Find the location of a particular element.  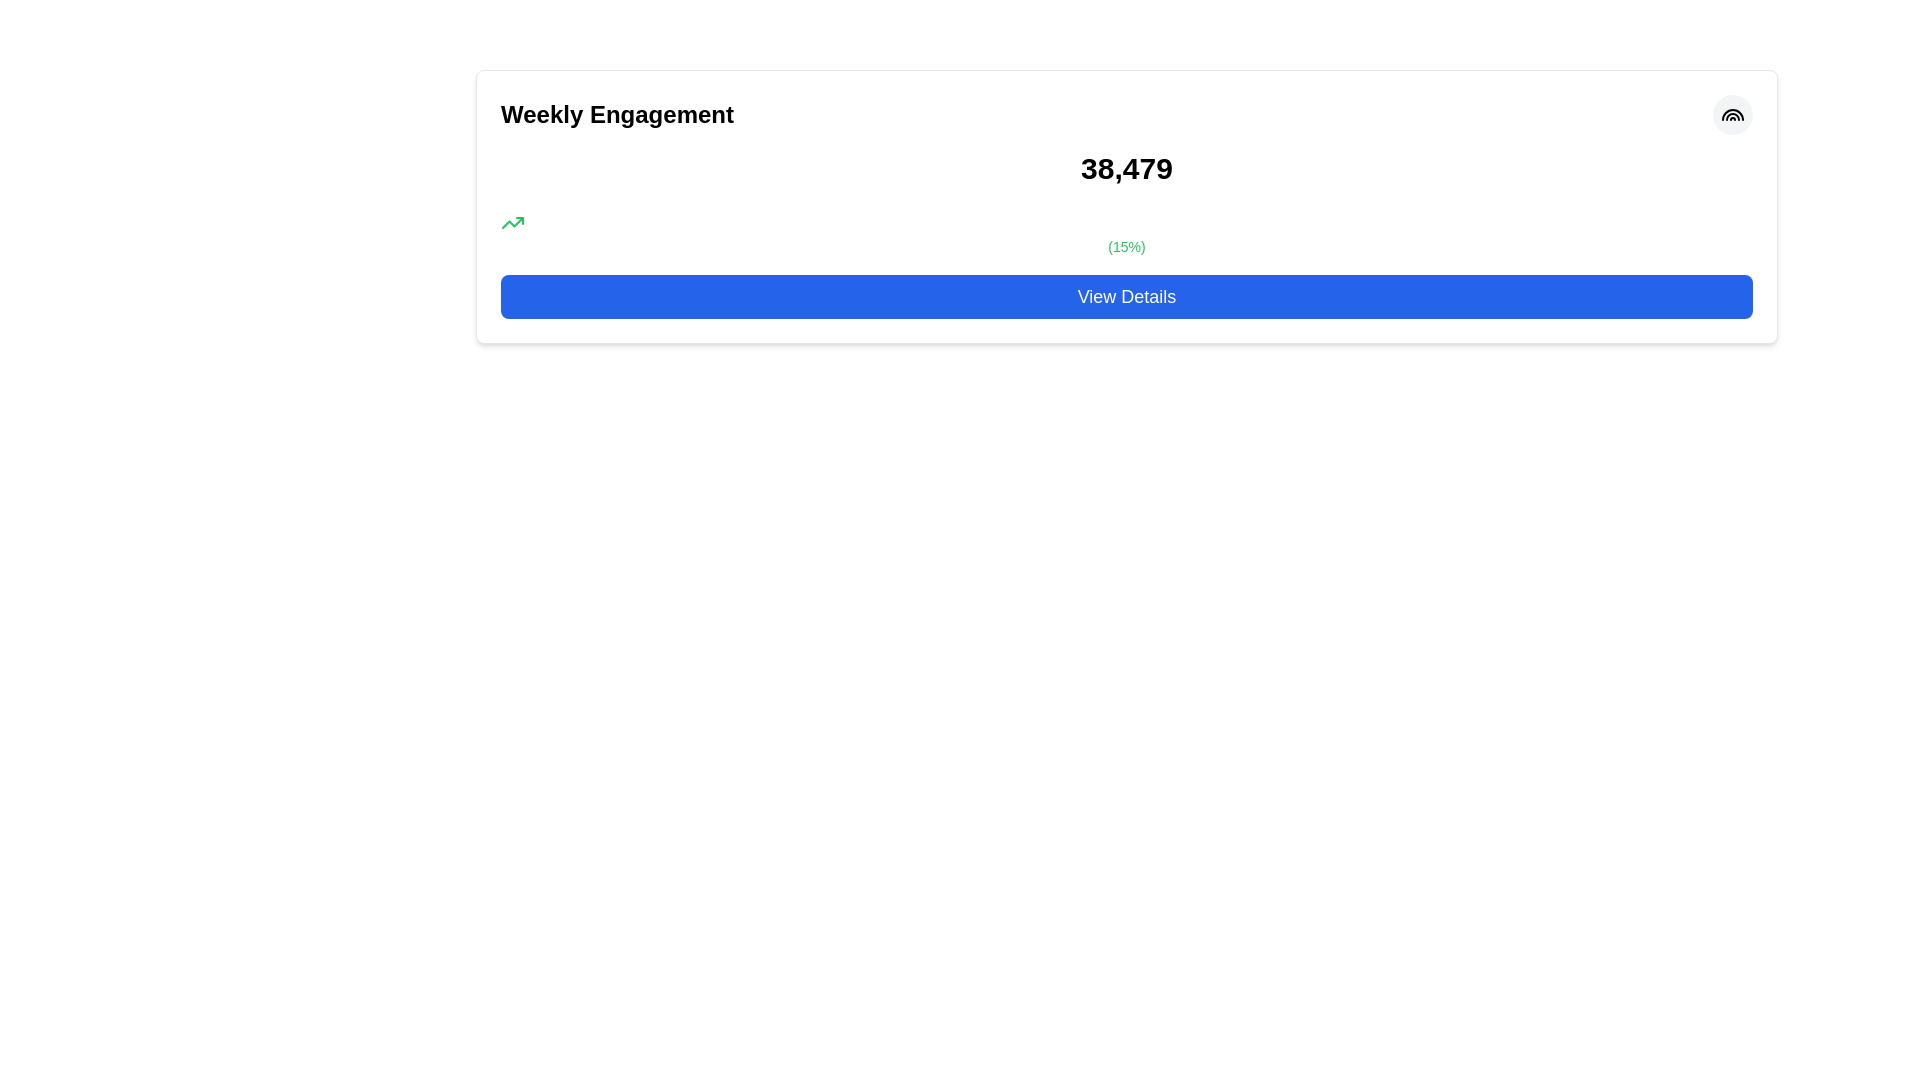

the upward trend icon located beneath the 'Weekly Engagement' heading, next to the '(15%)' text is located at coordinates (513, 223).